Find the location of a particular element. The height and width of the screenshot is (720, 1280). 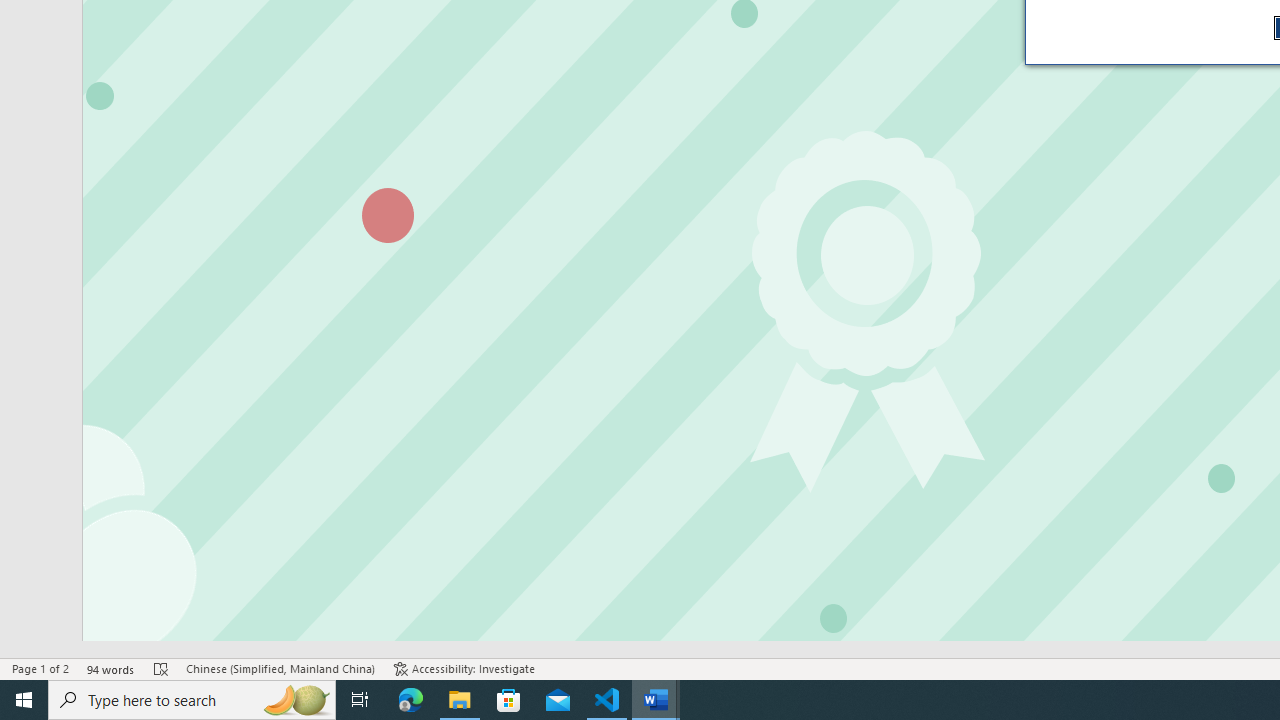

'Page Number Page 1 of 2' is located at coordinates (40, 669).